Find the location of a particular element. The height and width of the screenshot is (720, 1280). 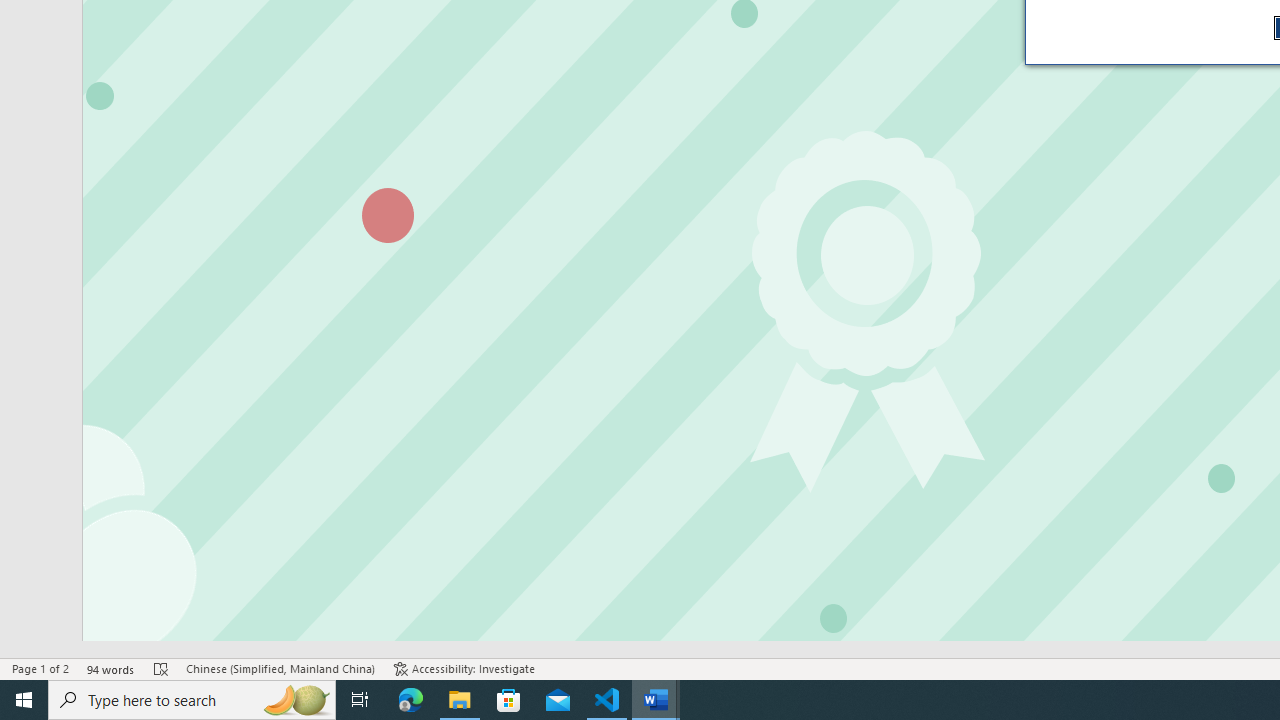

'Page Number Page 1 of 2' is located at coordinates (40, 669).